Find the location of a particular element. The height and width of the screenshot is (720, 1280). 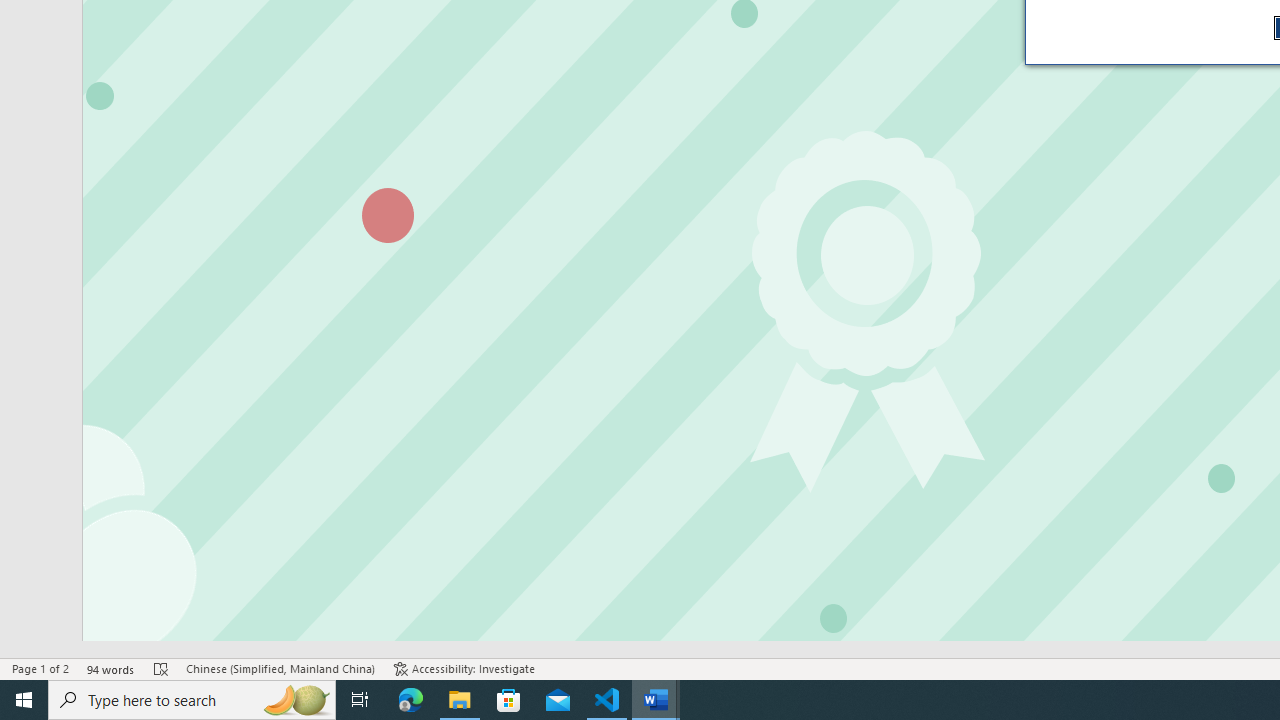

'Page Number Page 1 of 2' is located at coordinates (40, 669).